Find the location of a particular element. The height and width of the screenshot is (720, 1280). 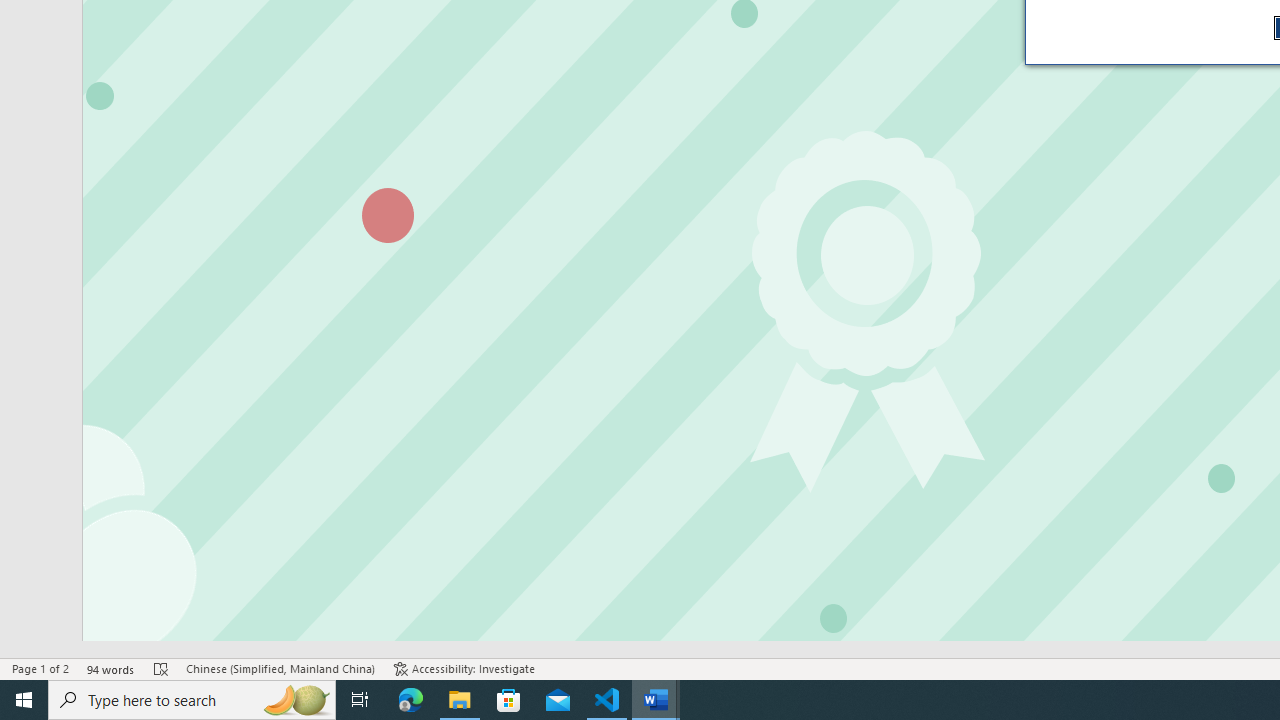

'Page Number Page 1 of 2' is located at coordinates (40, 669).